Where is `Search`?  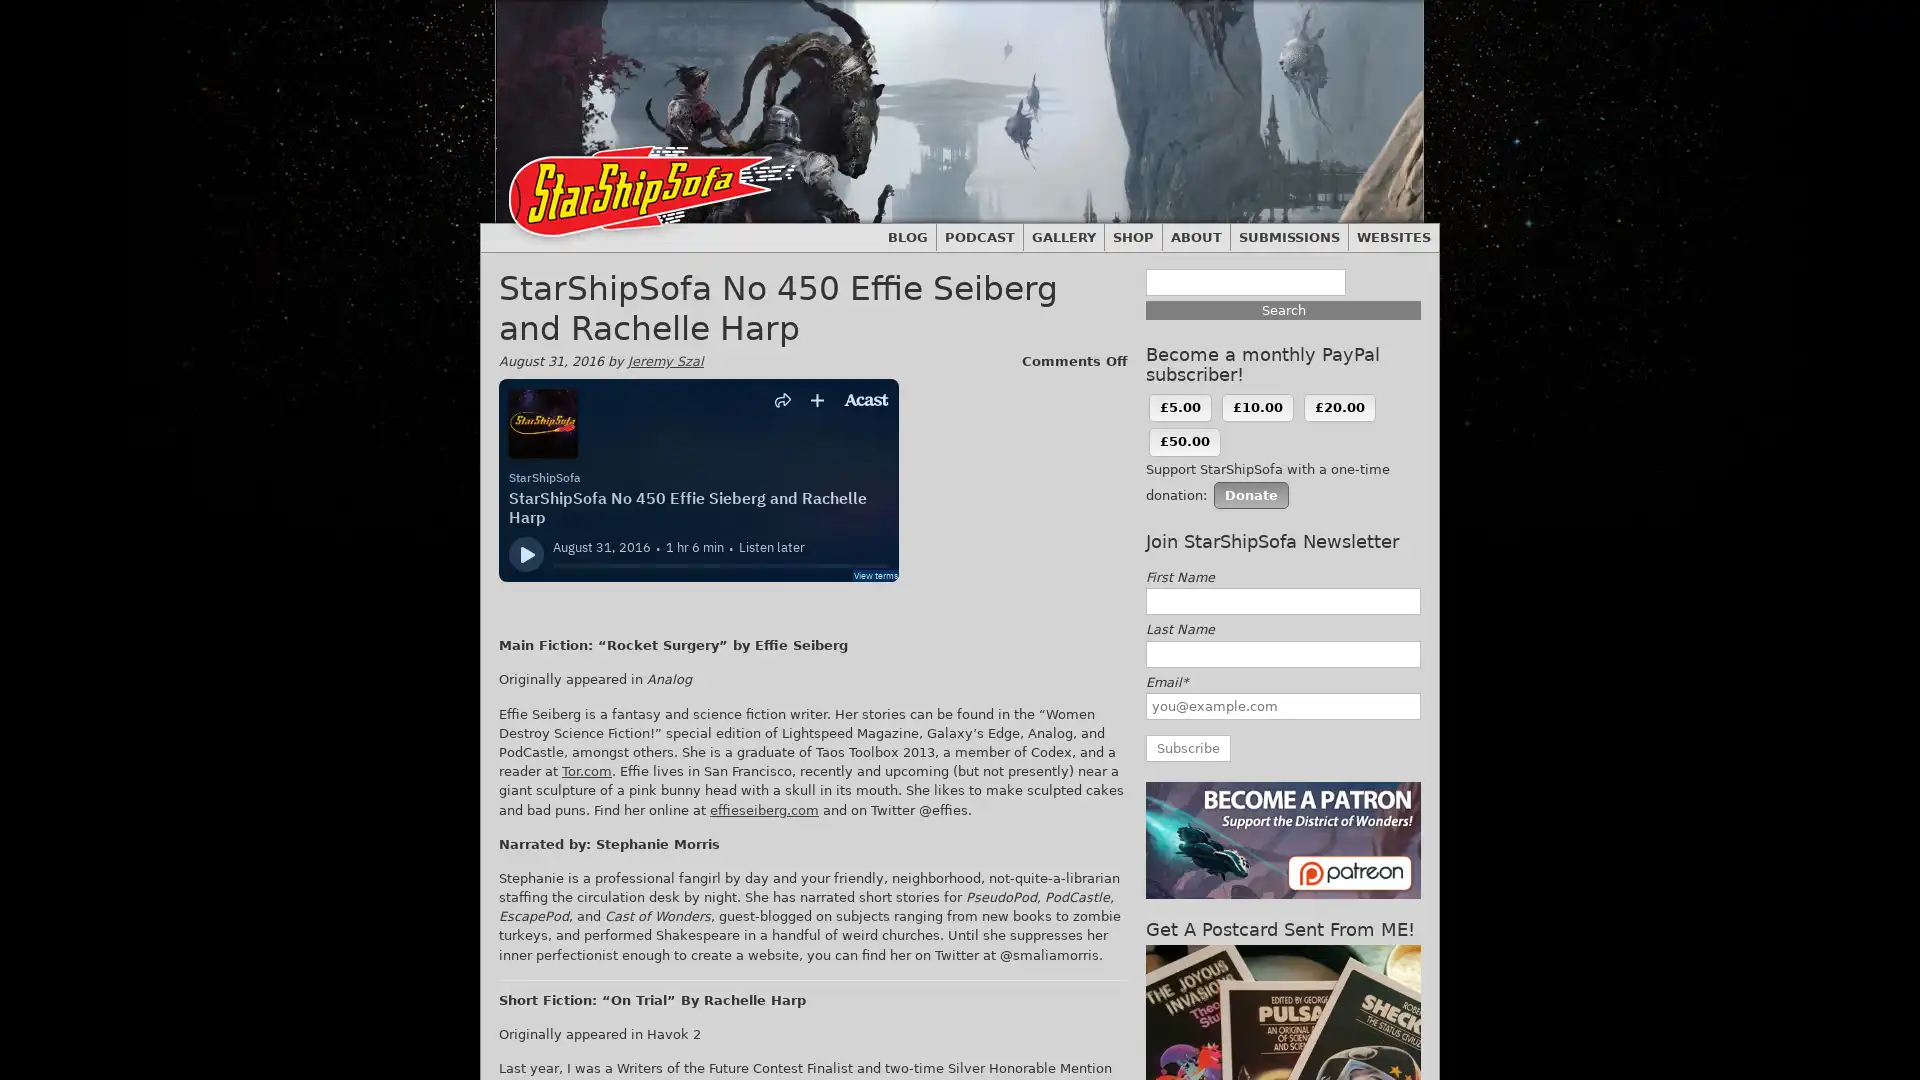 Search is located at coordinates (1283, 310).